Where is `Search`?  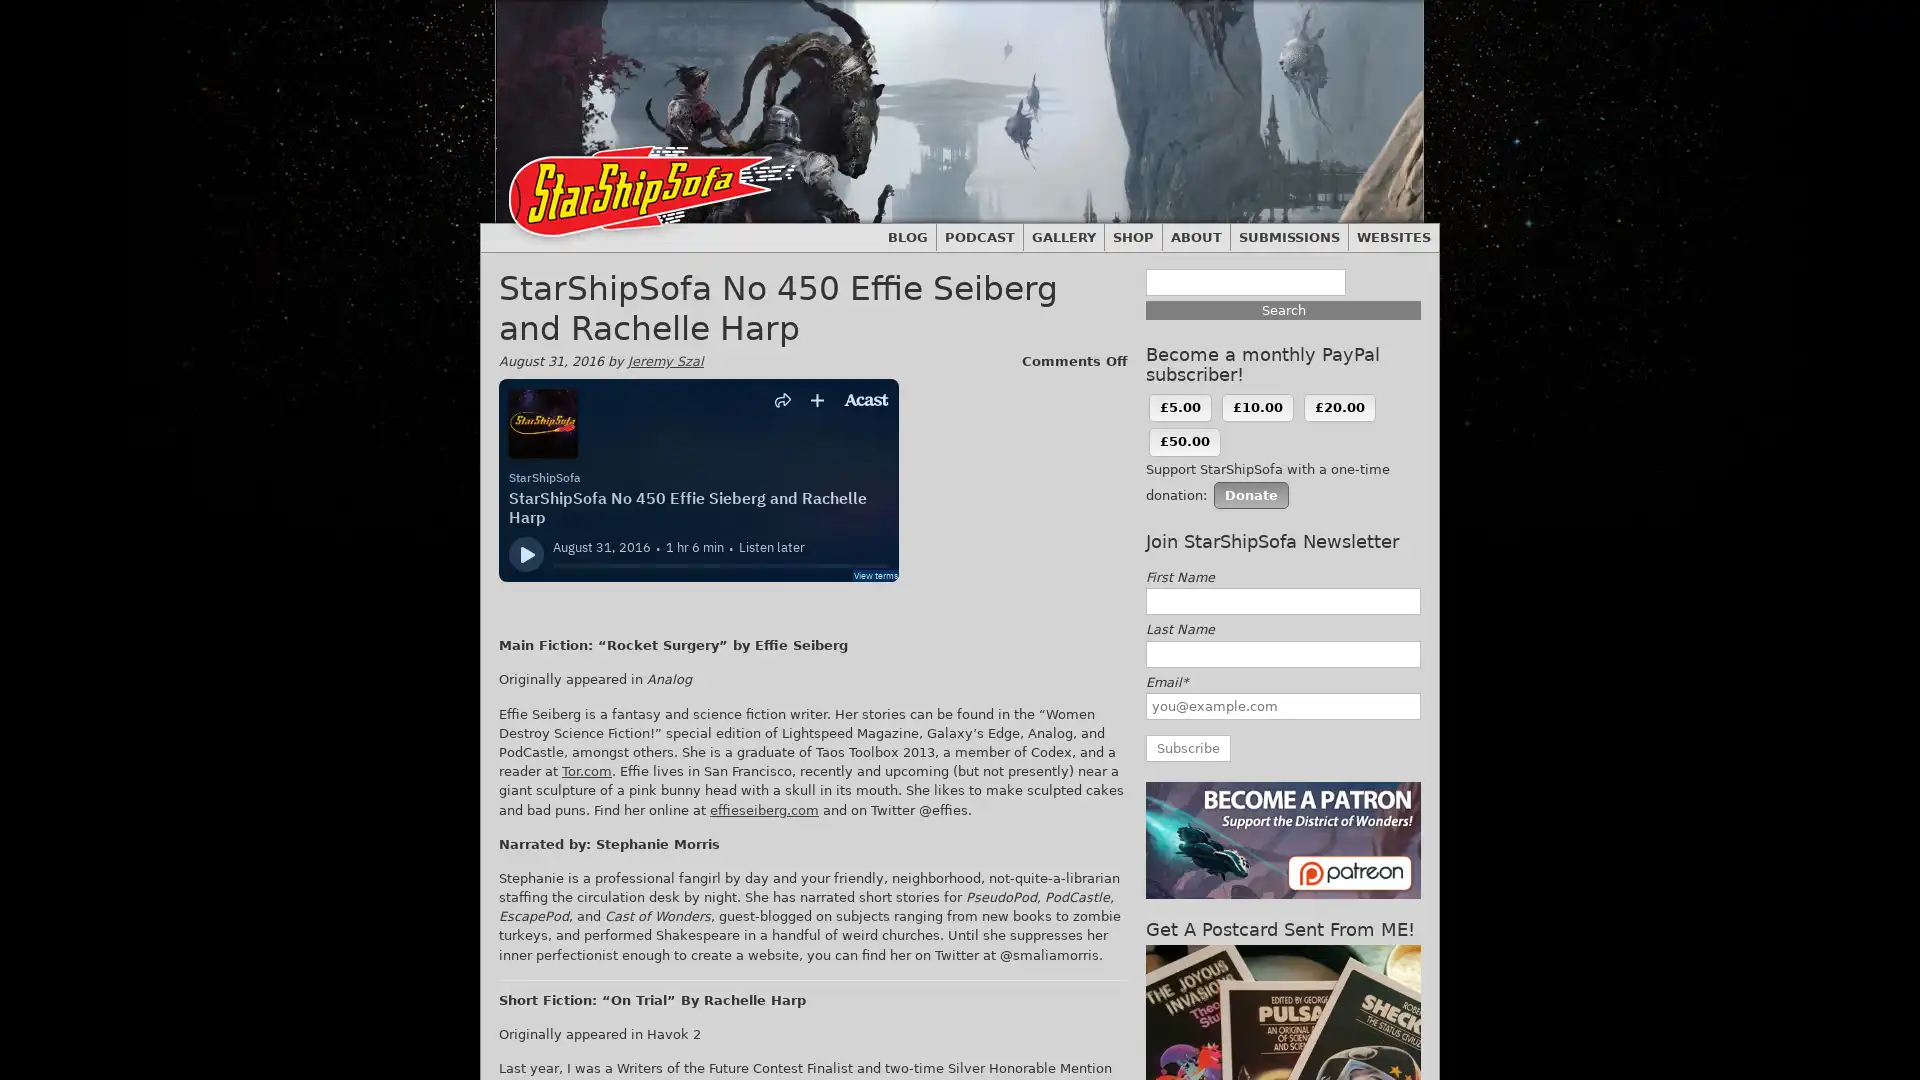 Search is located at coordinates (1283, 310).